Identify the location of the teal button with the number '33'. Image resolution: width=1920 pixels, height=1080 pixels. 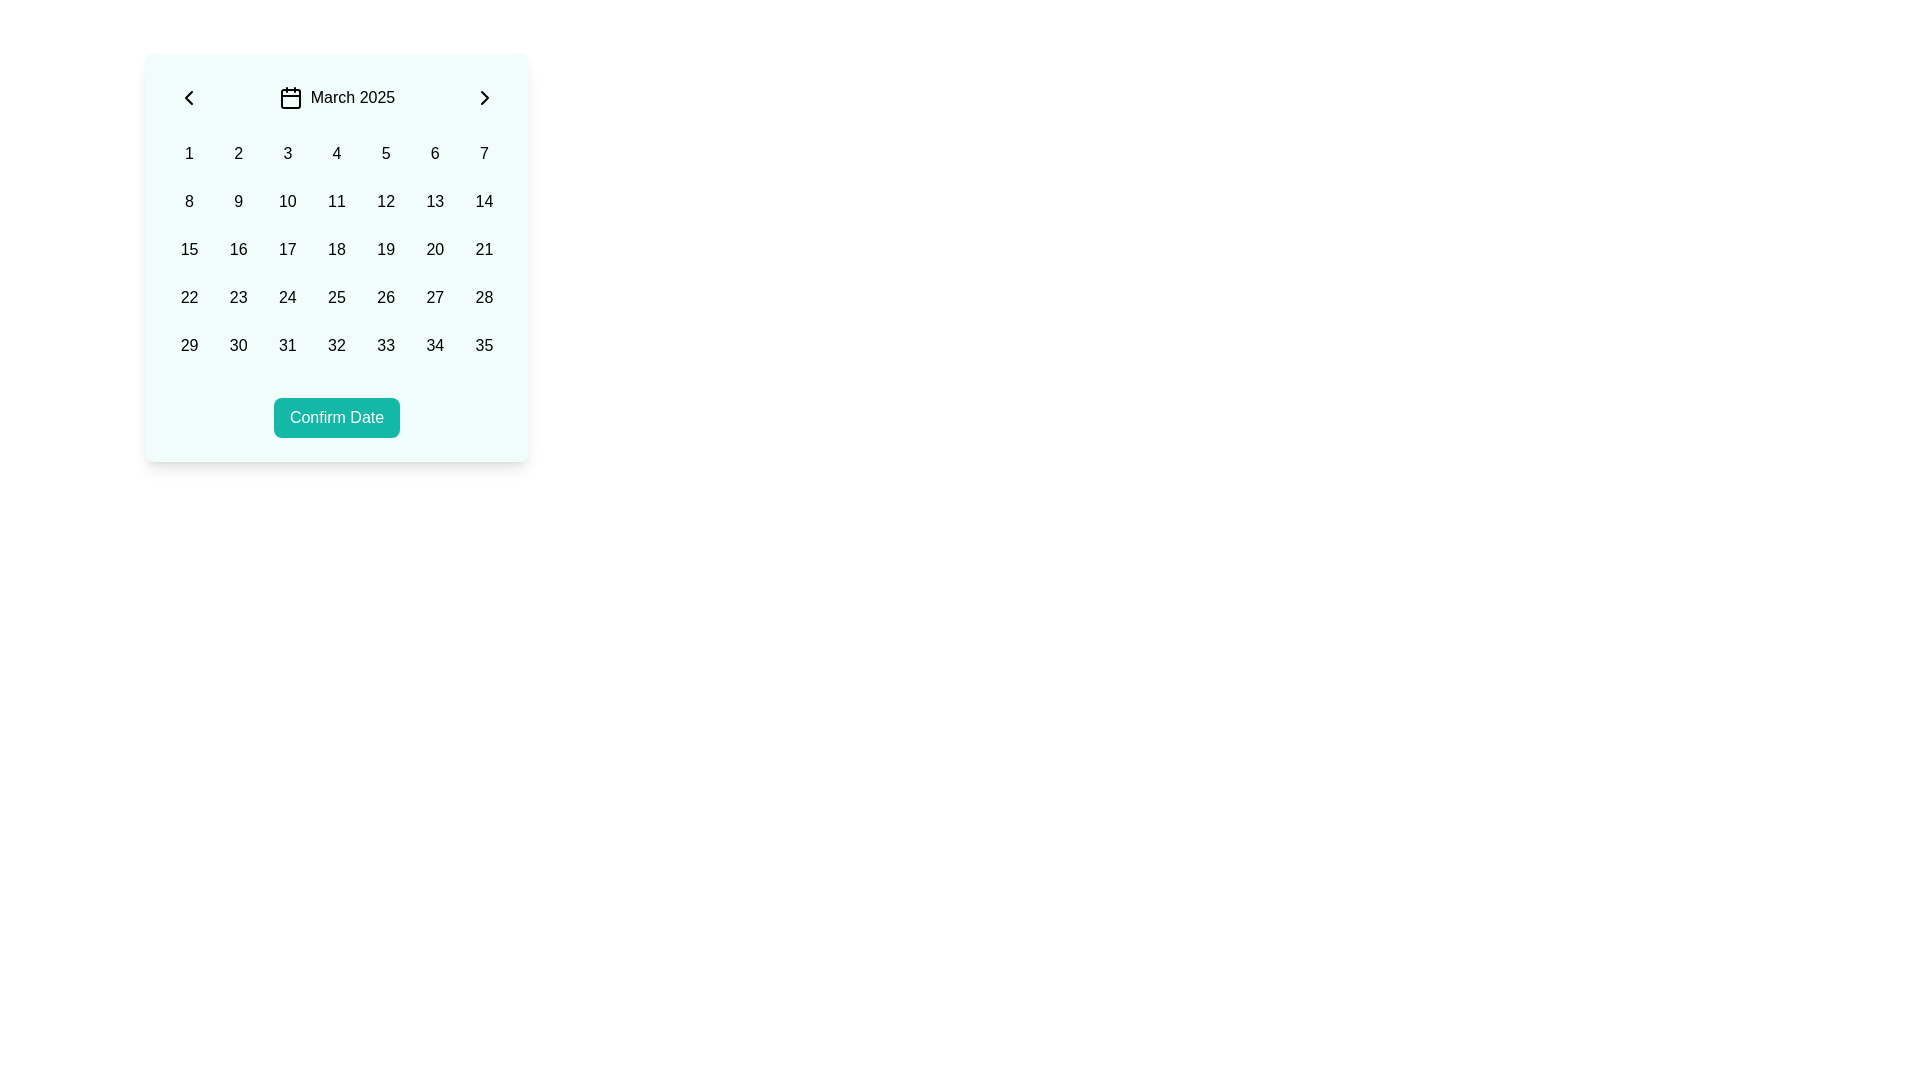
(386, 345).